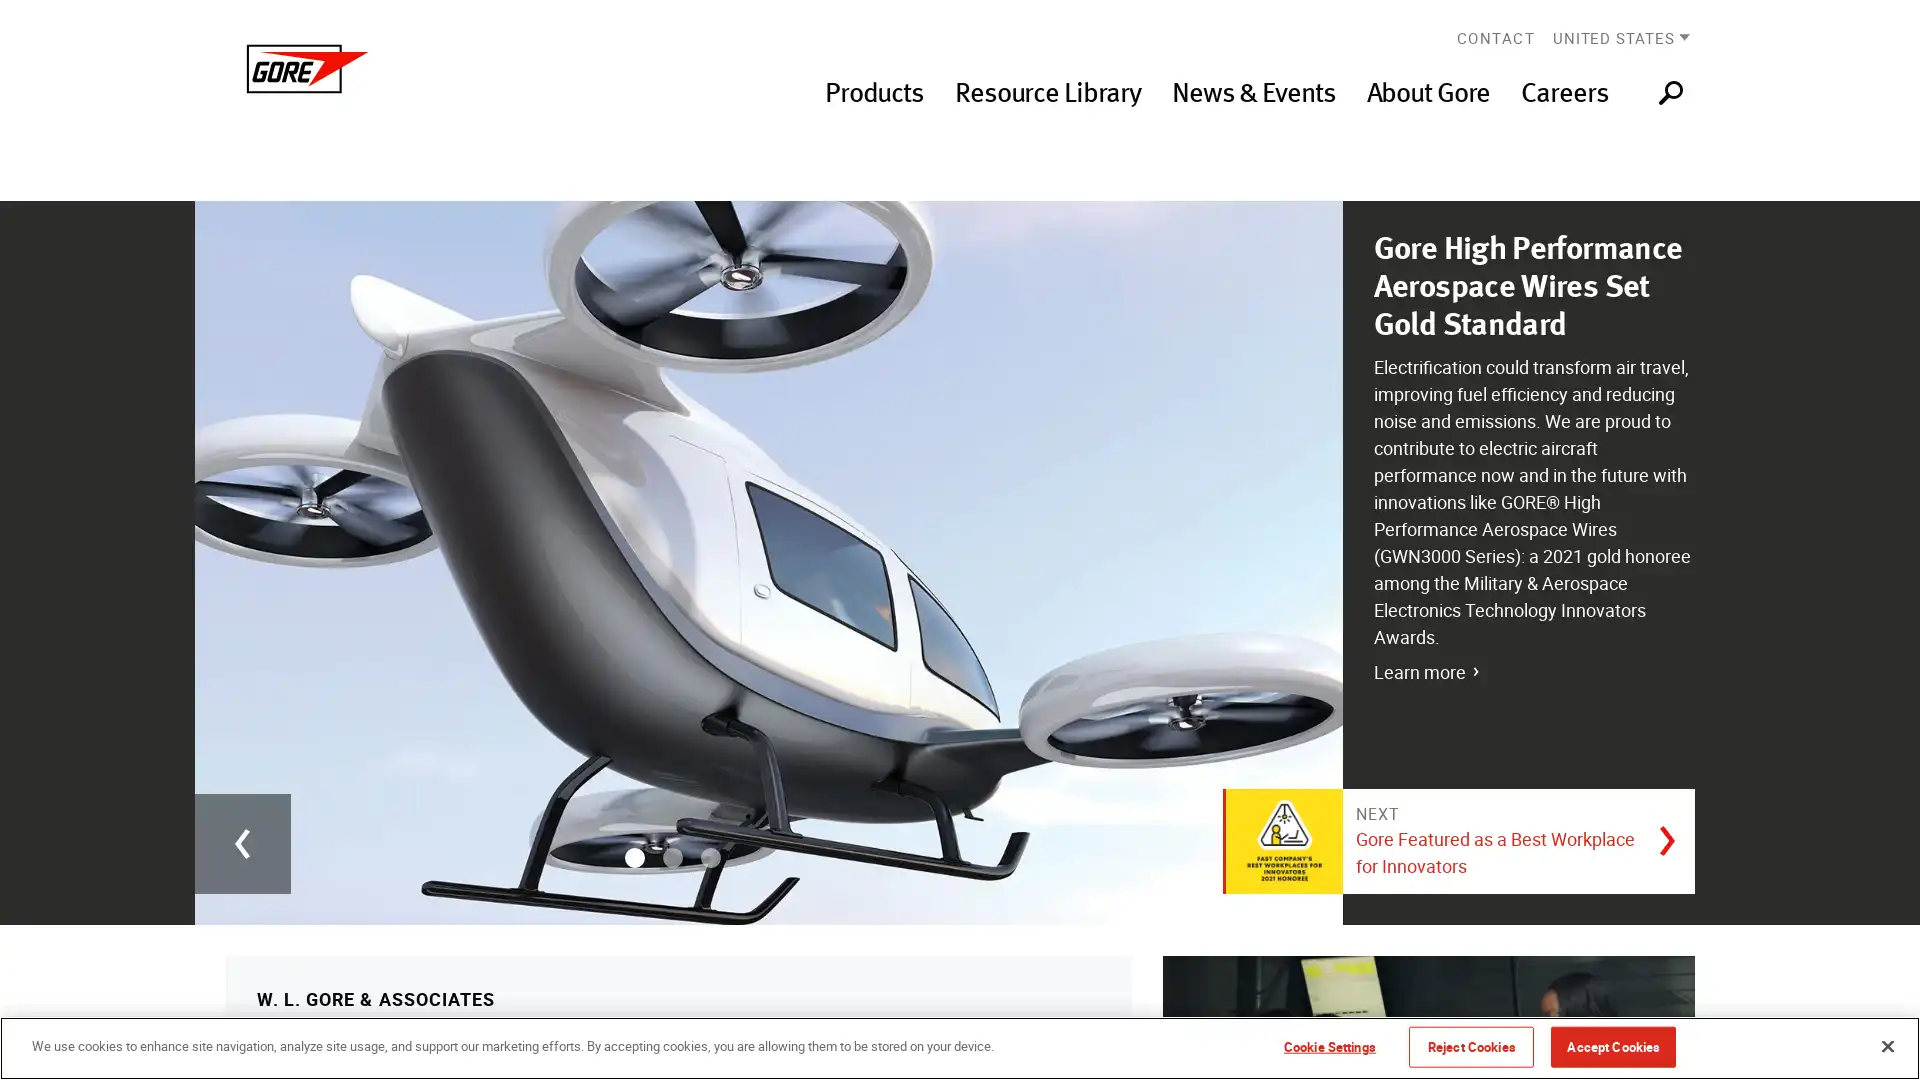 This screenshot has height=1080, width=1920. I want to click on Close, so click(1886, 1044).